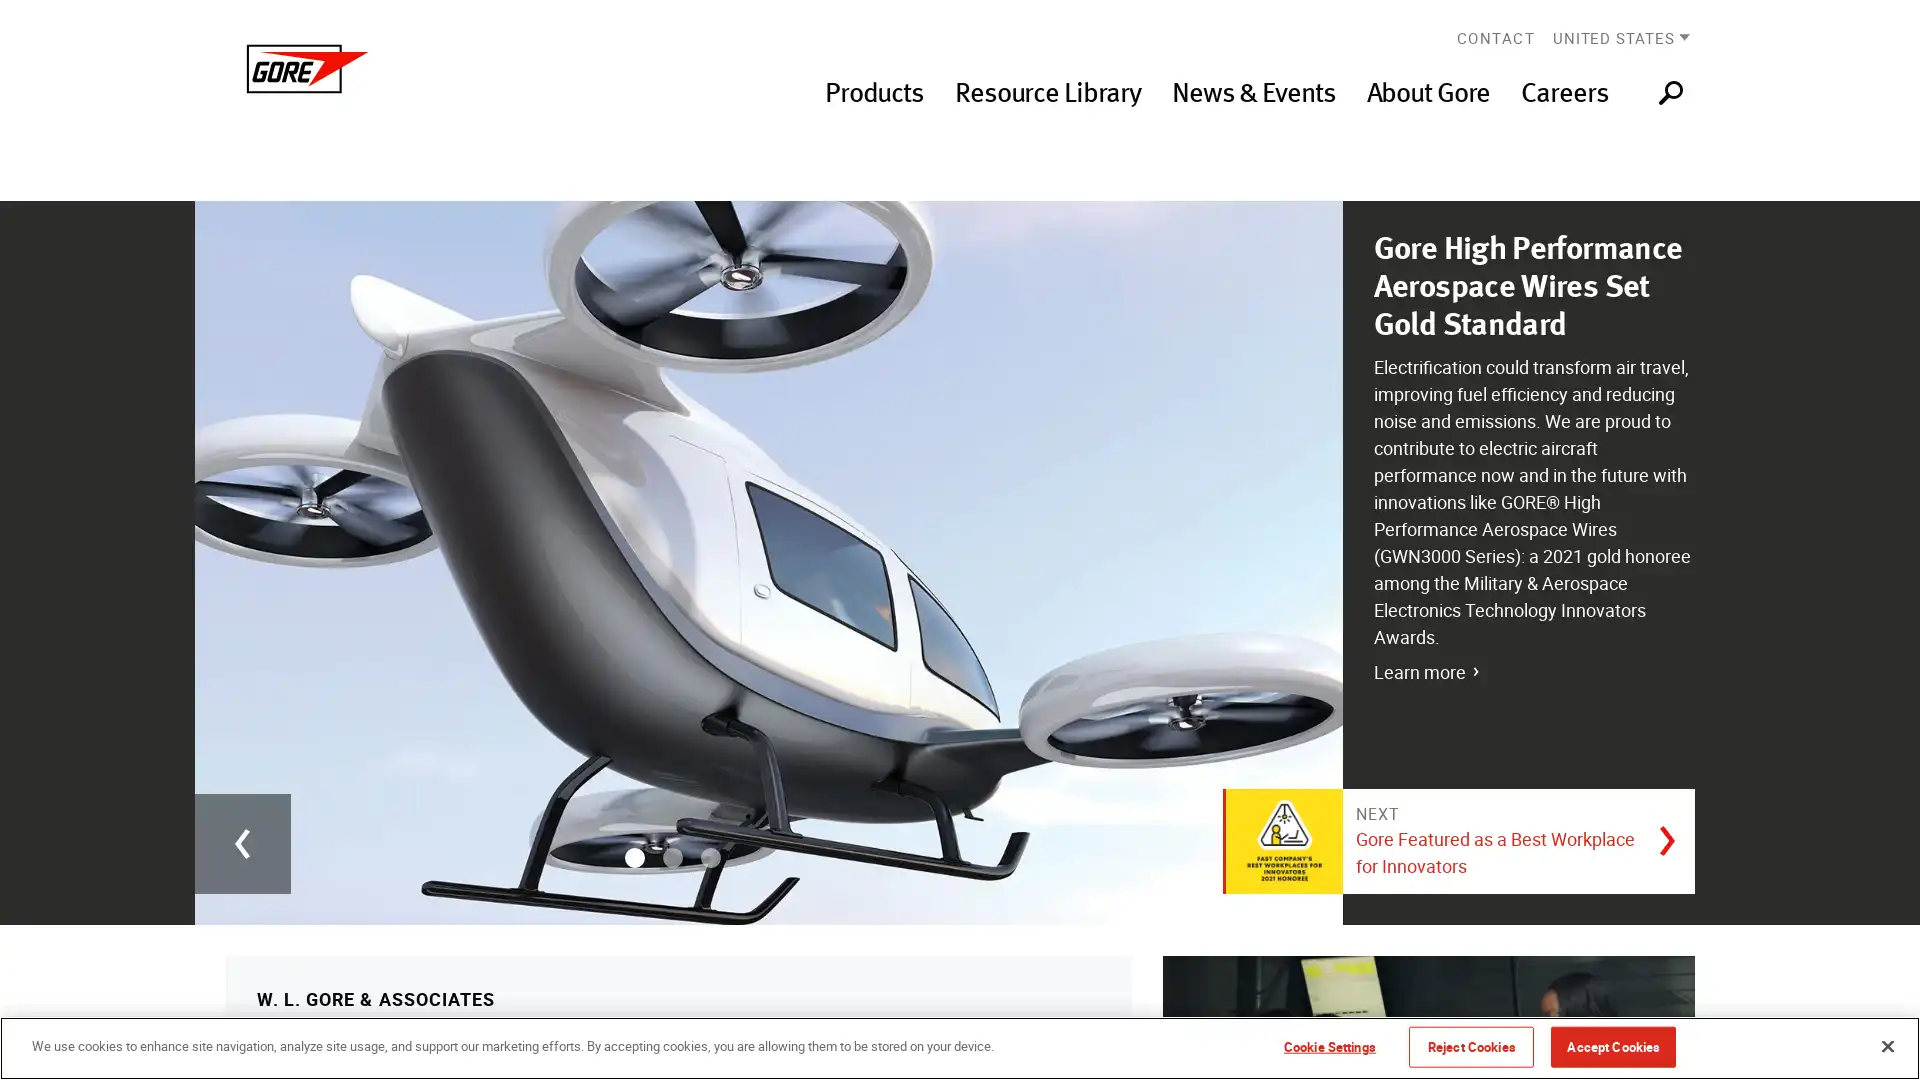 This screenshot has height=1080, width=1920. I want to click on Close, so click(1886, 1044).